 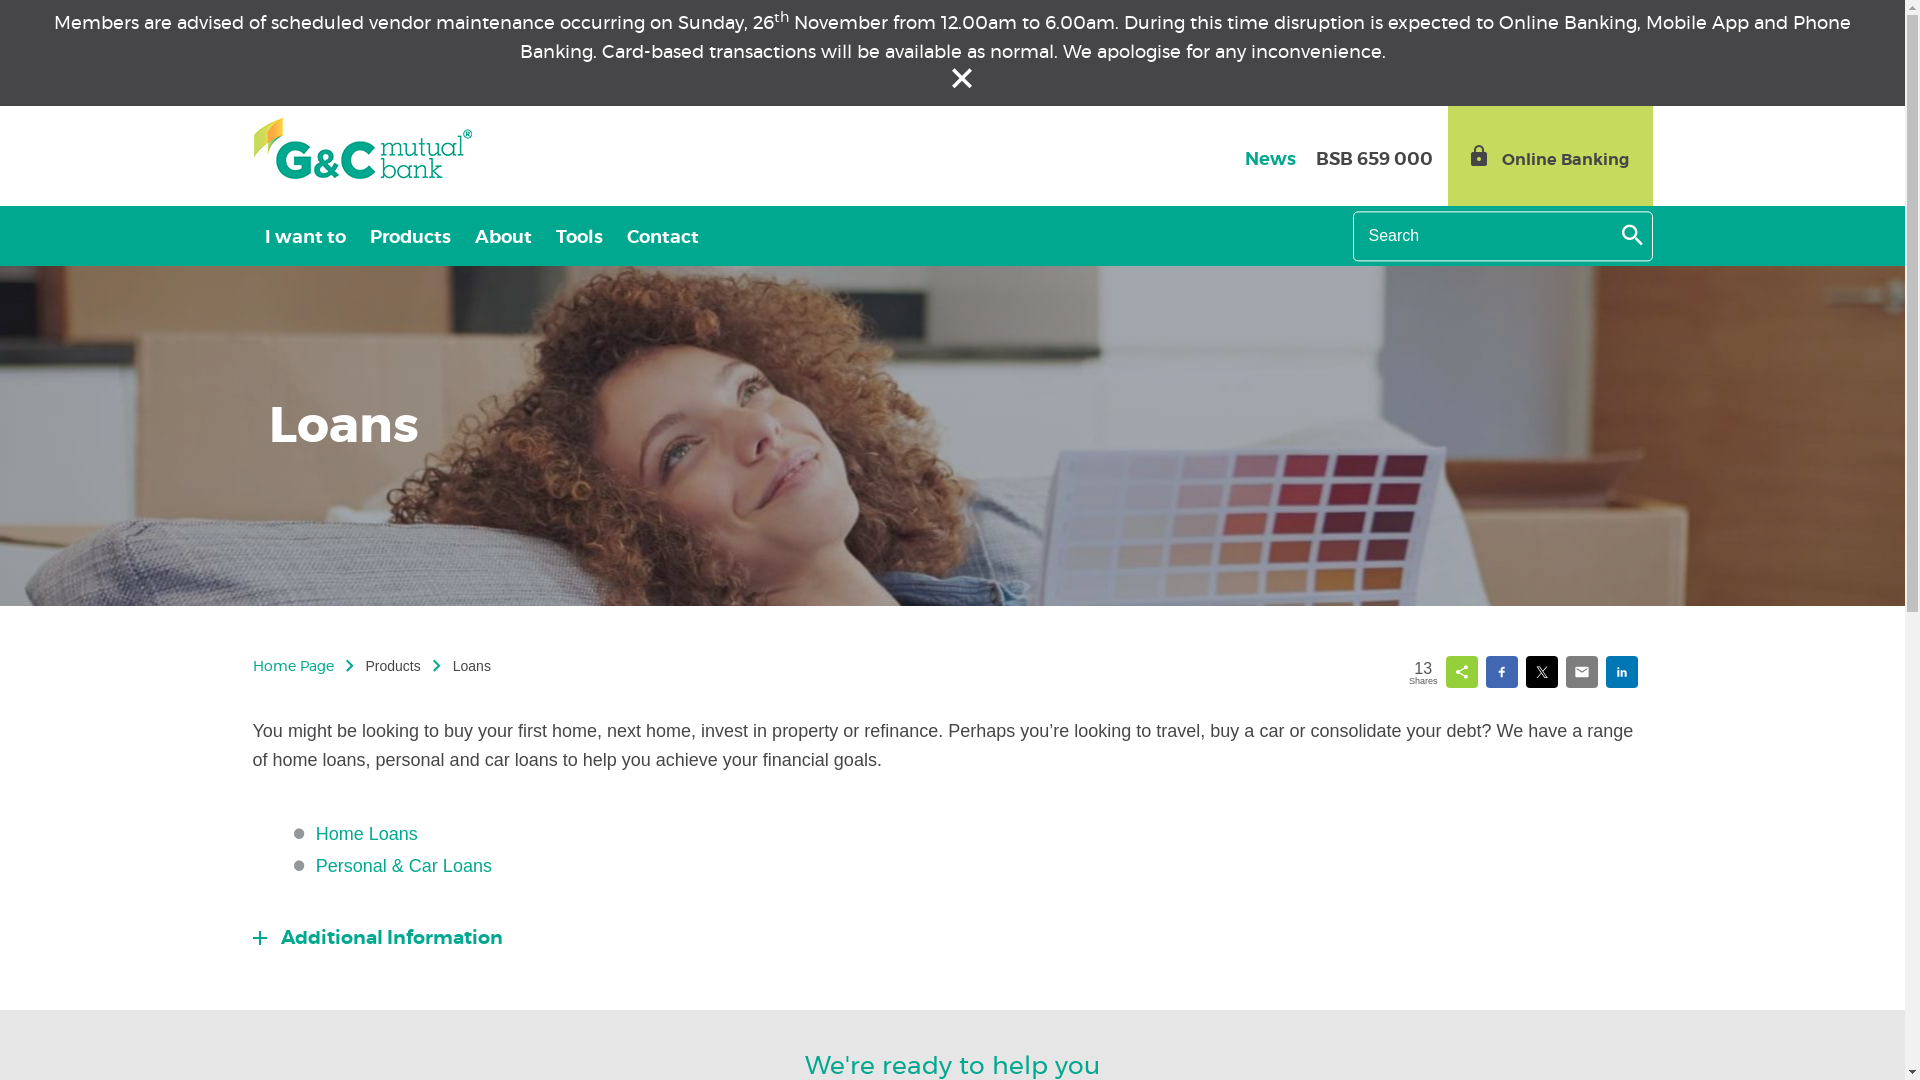 What do you see at coordinates (303, 234) in the screenshot?
I see `'I want to'` at bounding box center [303, 234].